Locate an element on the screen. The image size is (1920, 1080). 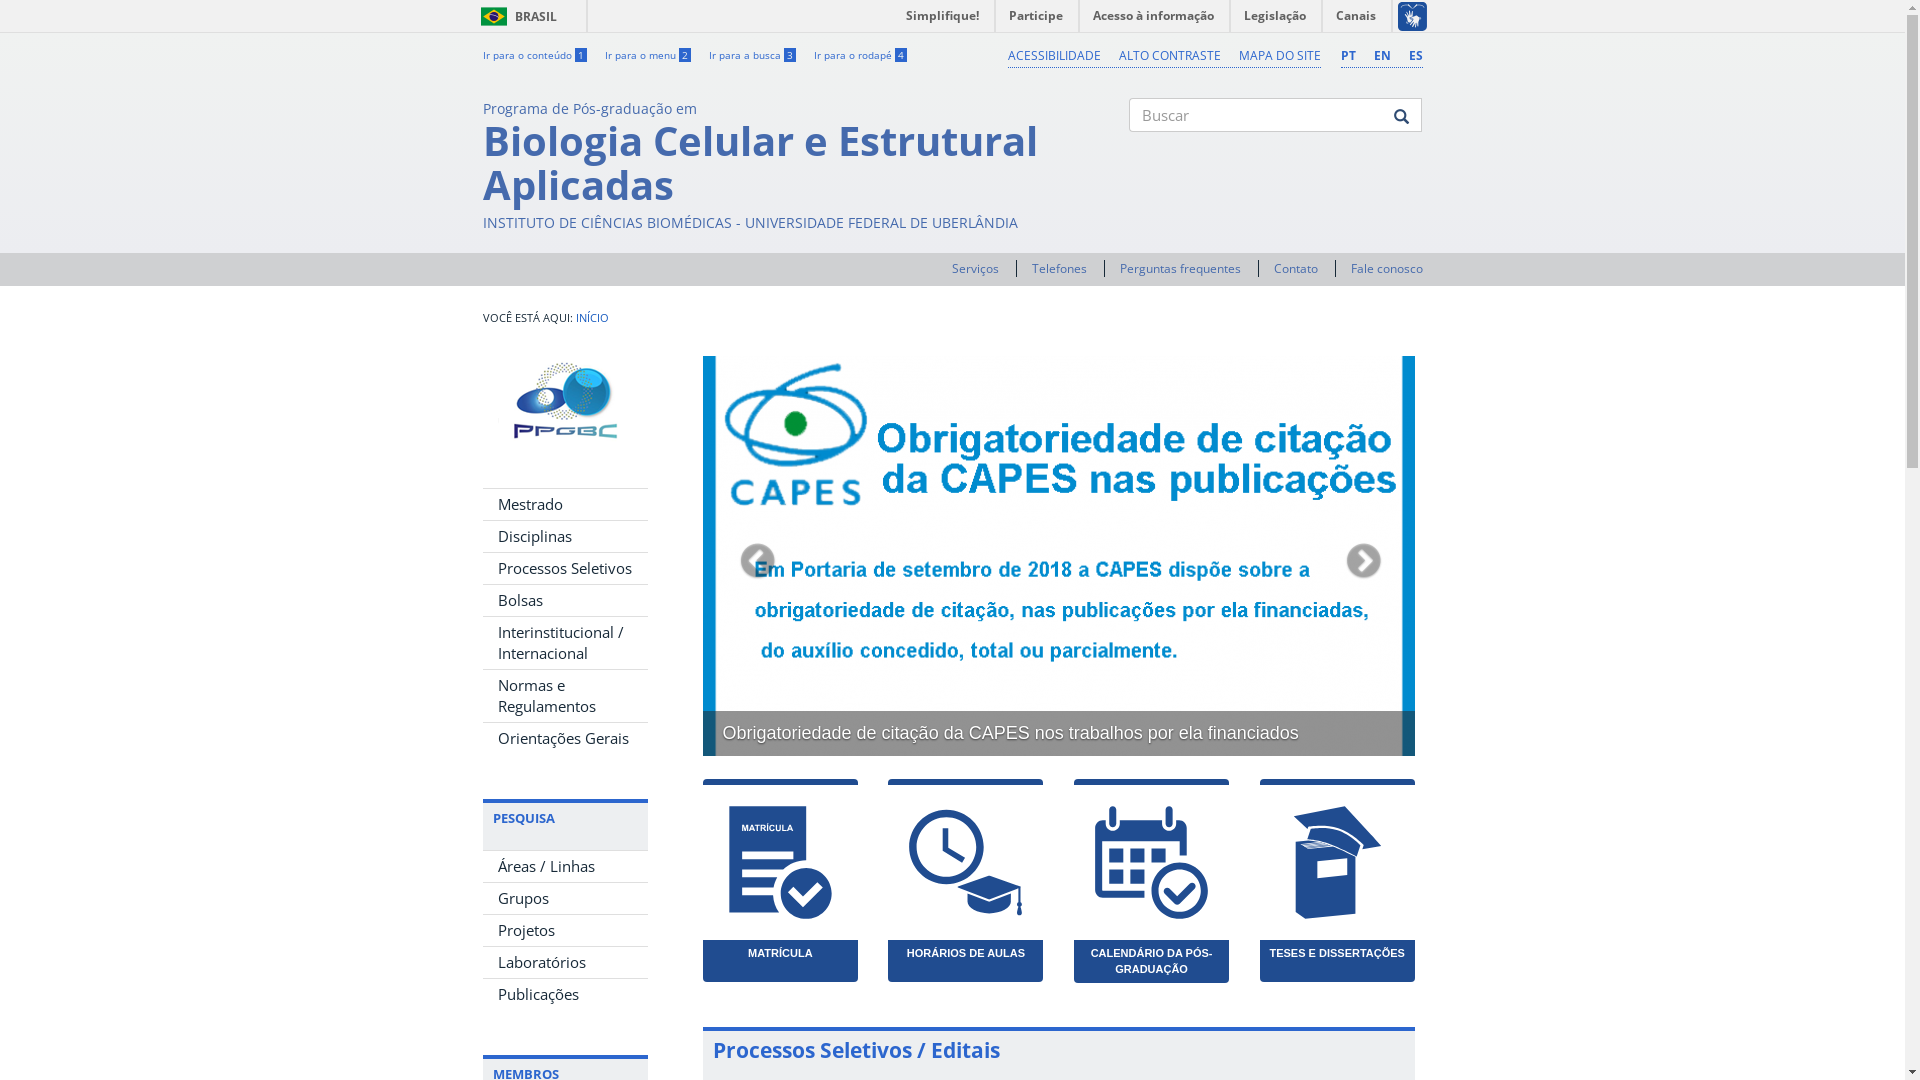
'MAPA DO SITE' is located at coordinates (1277, 54).